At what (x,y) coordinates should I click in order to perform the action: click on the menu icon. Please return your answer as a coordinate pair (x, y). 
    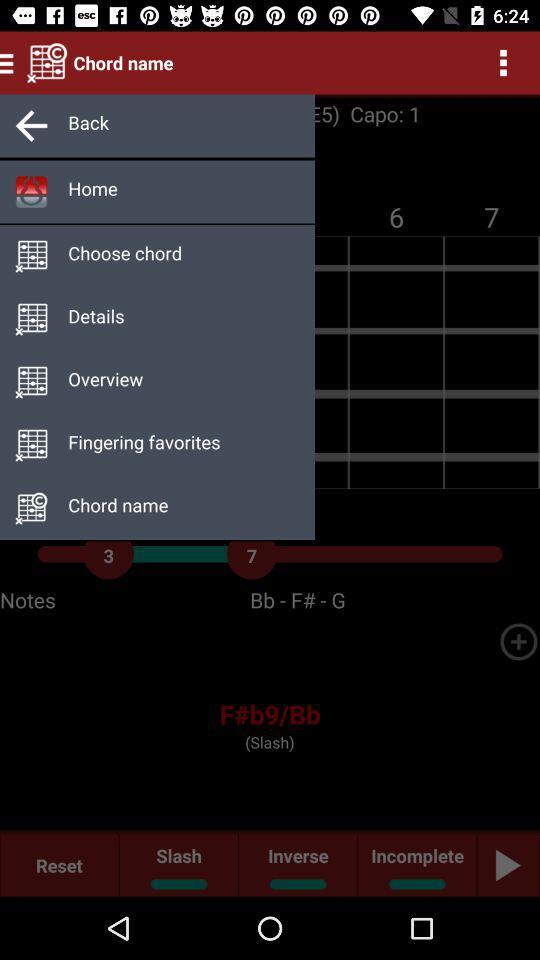
    Looking at the image, I should click on (9, 62).